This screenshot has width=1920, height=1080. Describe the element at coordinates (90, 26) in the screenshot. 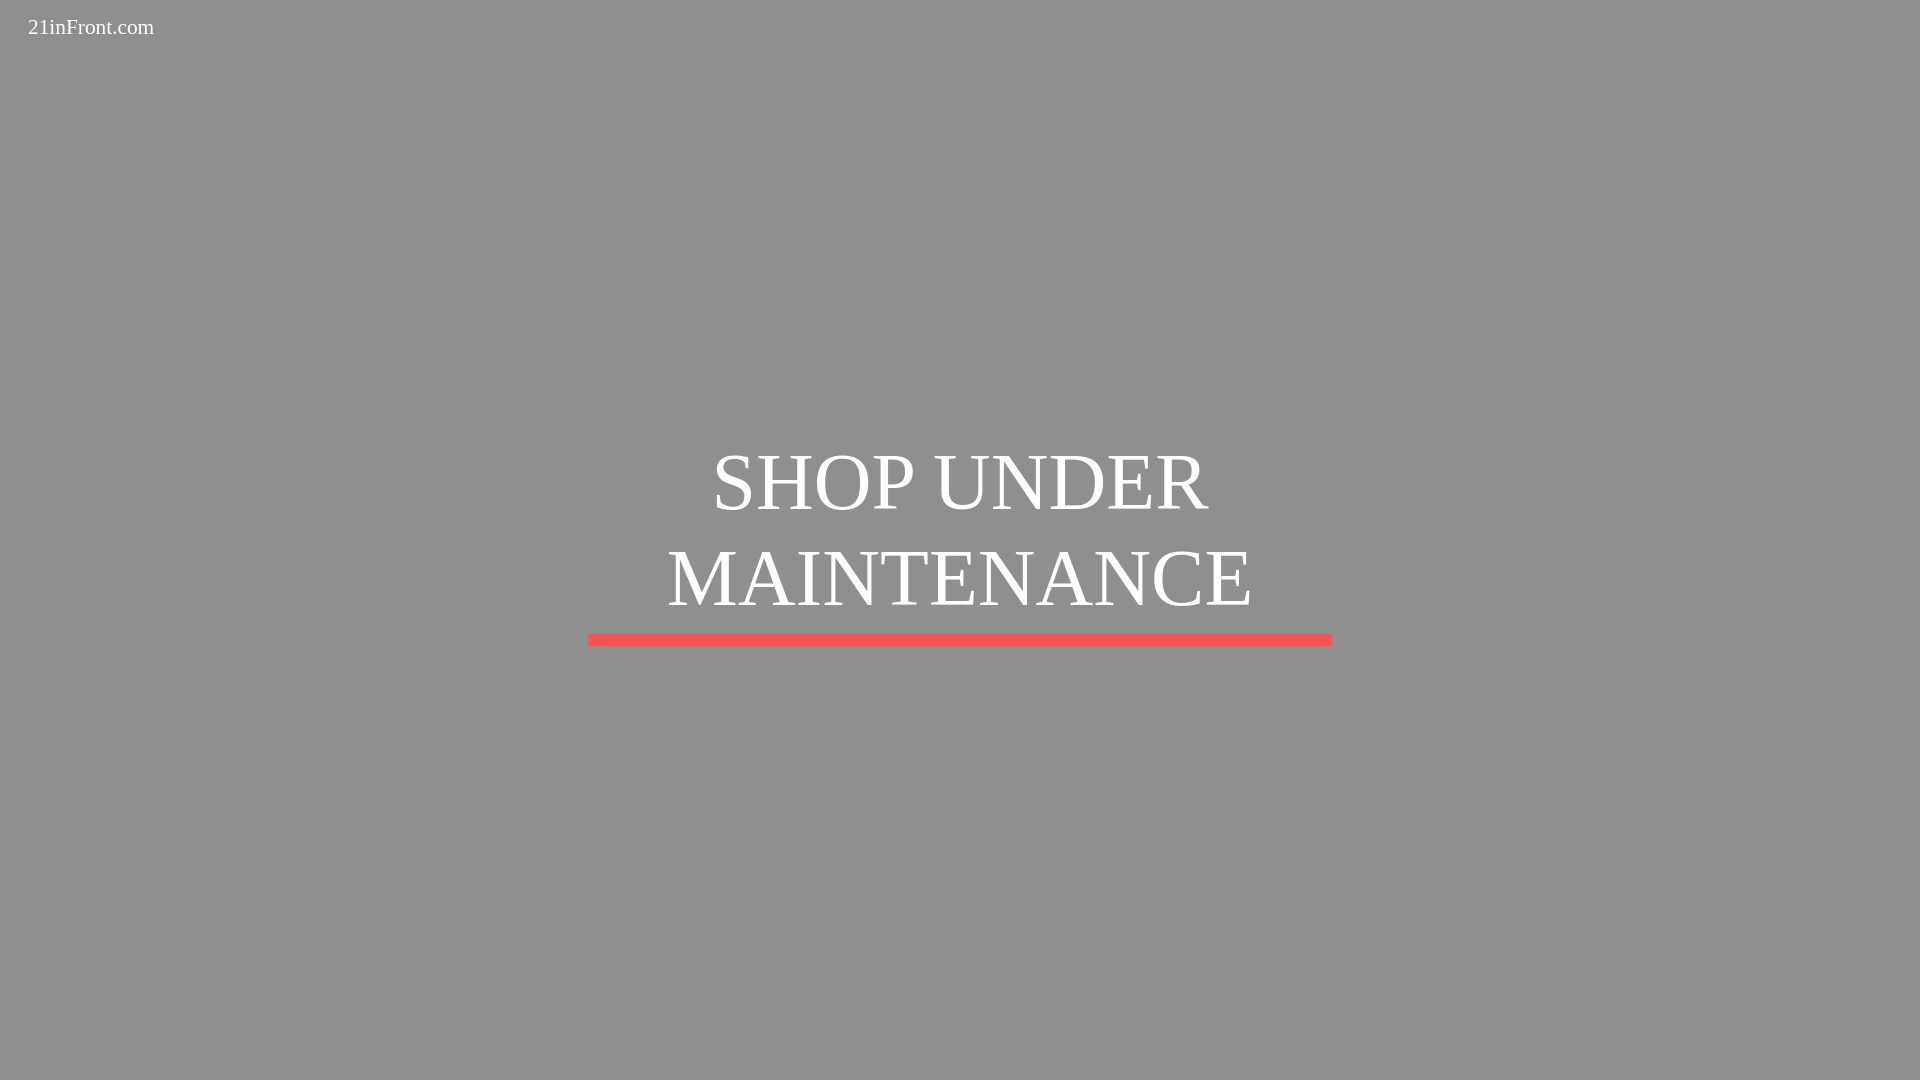

I see `'21inFront.com'` at that location.